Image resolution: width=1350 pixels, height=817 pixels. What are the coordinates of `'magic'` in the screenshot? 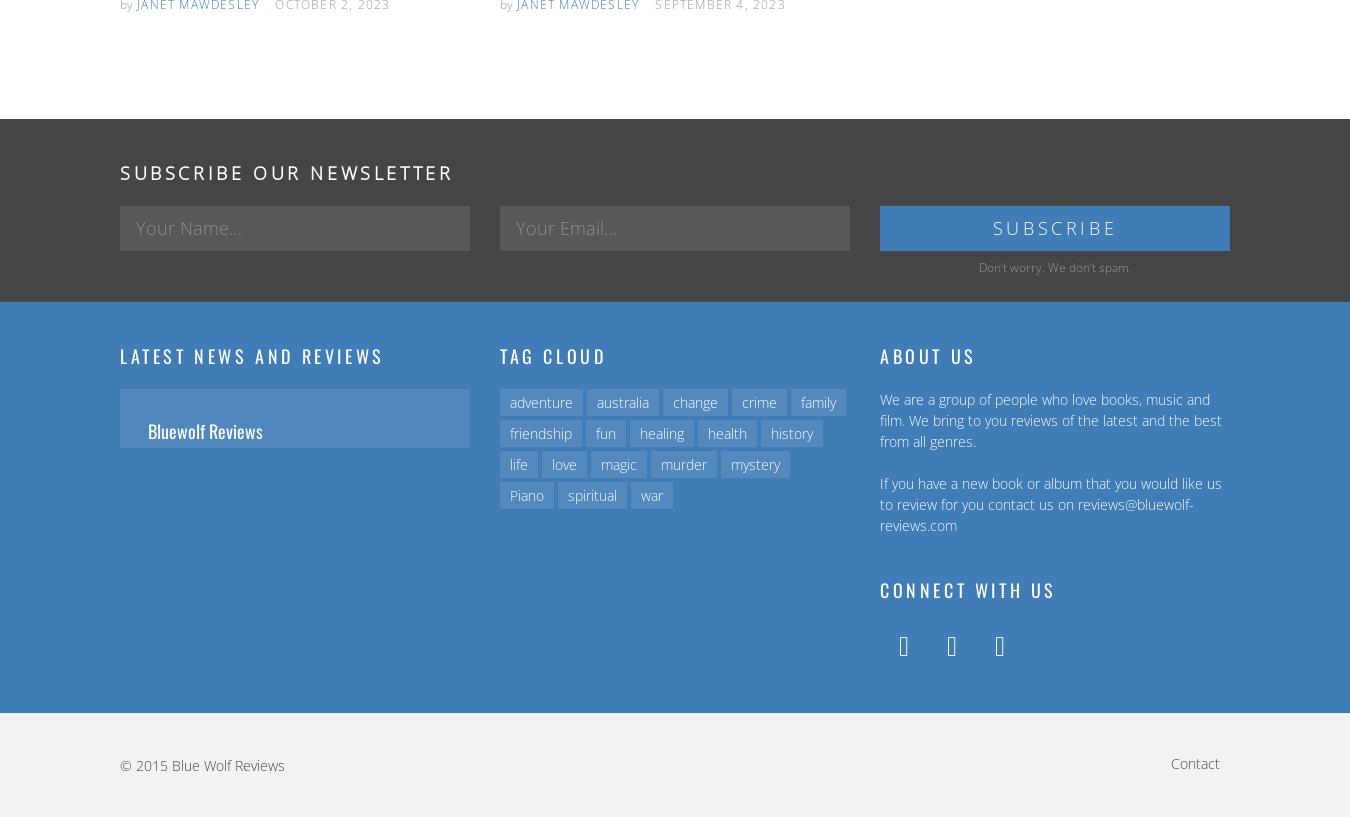 It's located at (618, 464).